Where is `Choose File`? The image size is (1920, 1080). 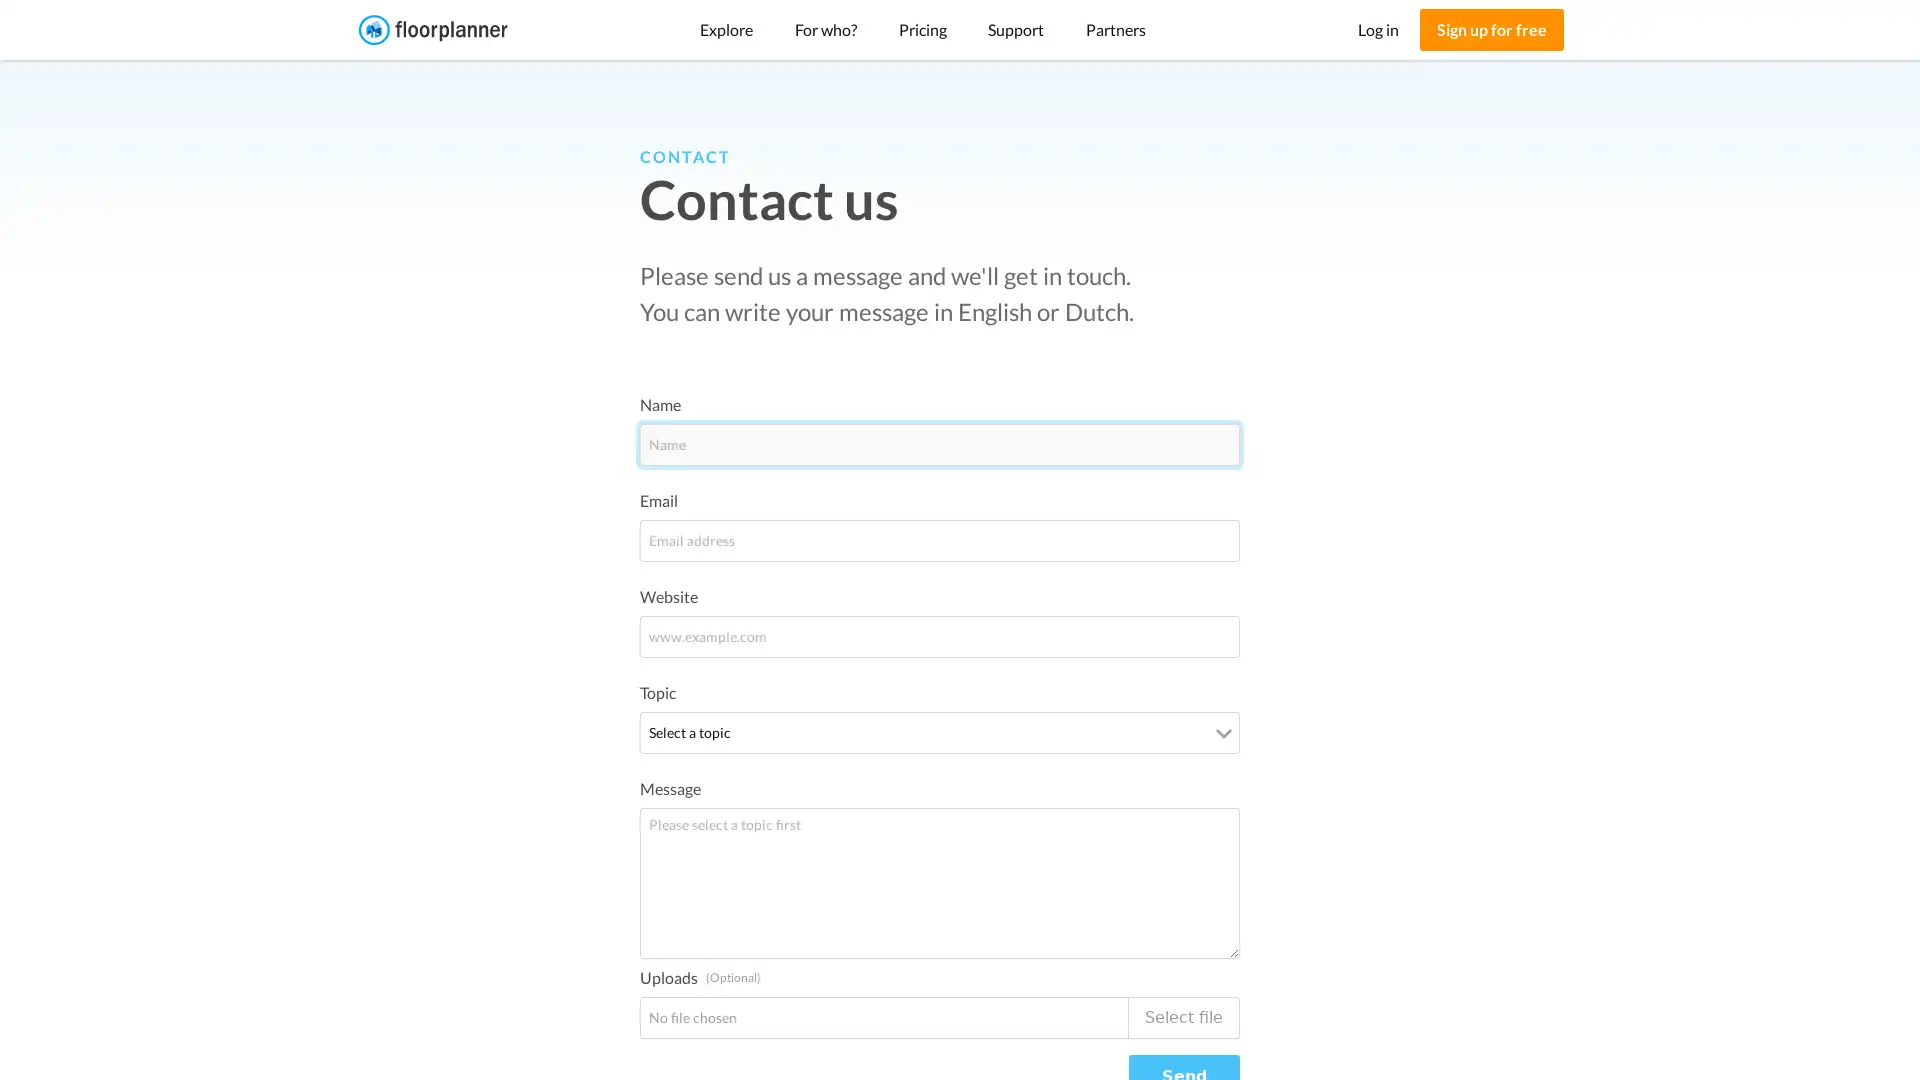 Choose File is located at coordinates (697, 1015).